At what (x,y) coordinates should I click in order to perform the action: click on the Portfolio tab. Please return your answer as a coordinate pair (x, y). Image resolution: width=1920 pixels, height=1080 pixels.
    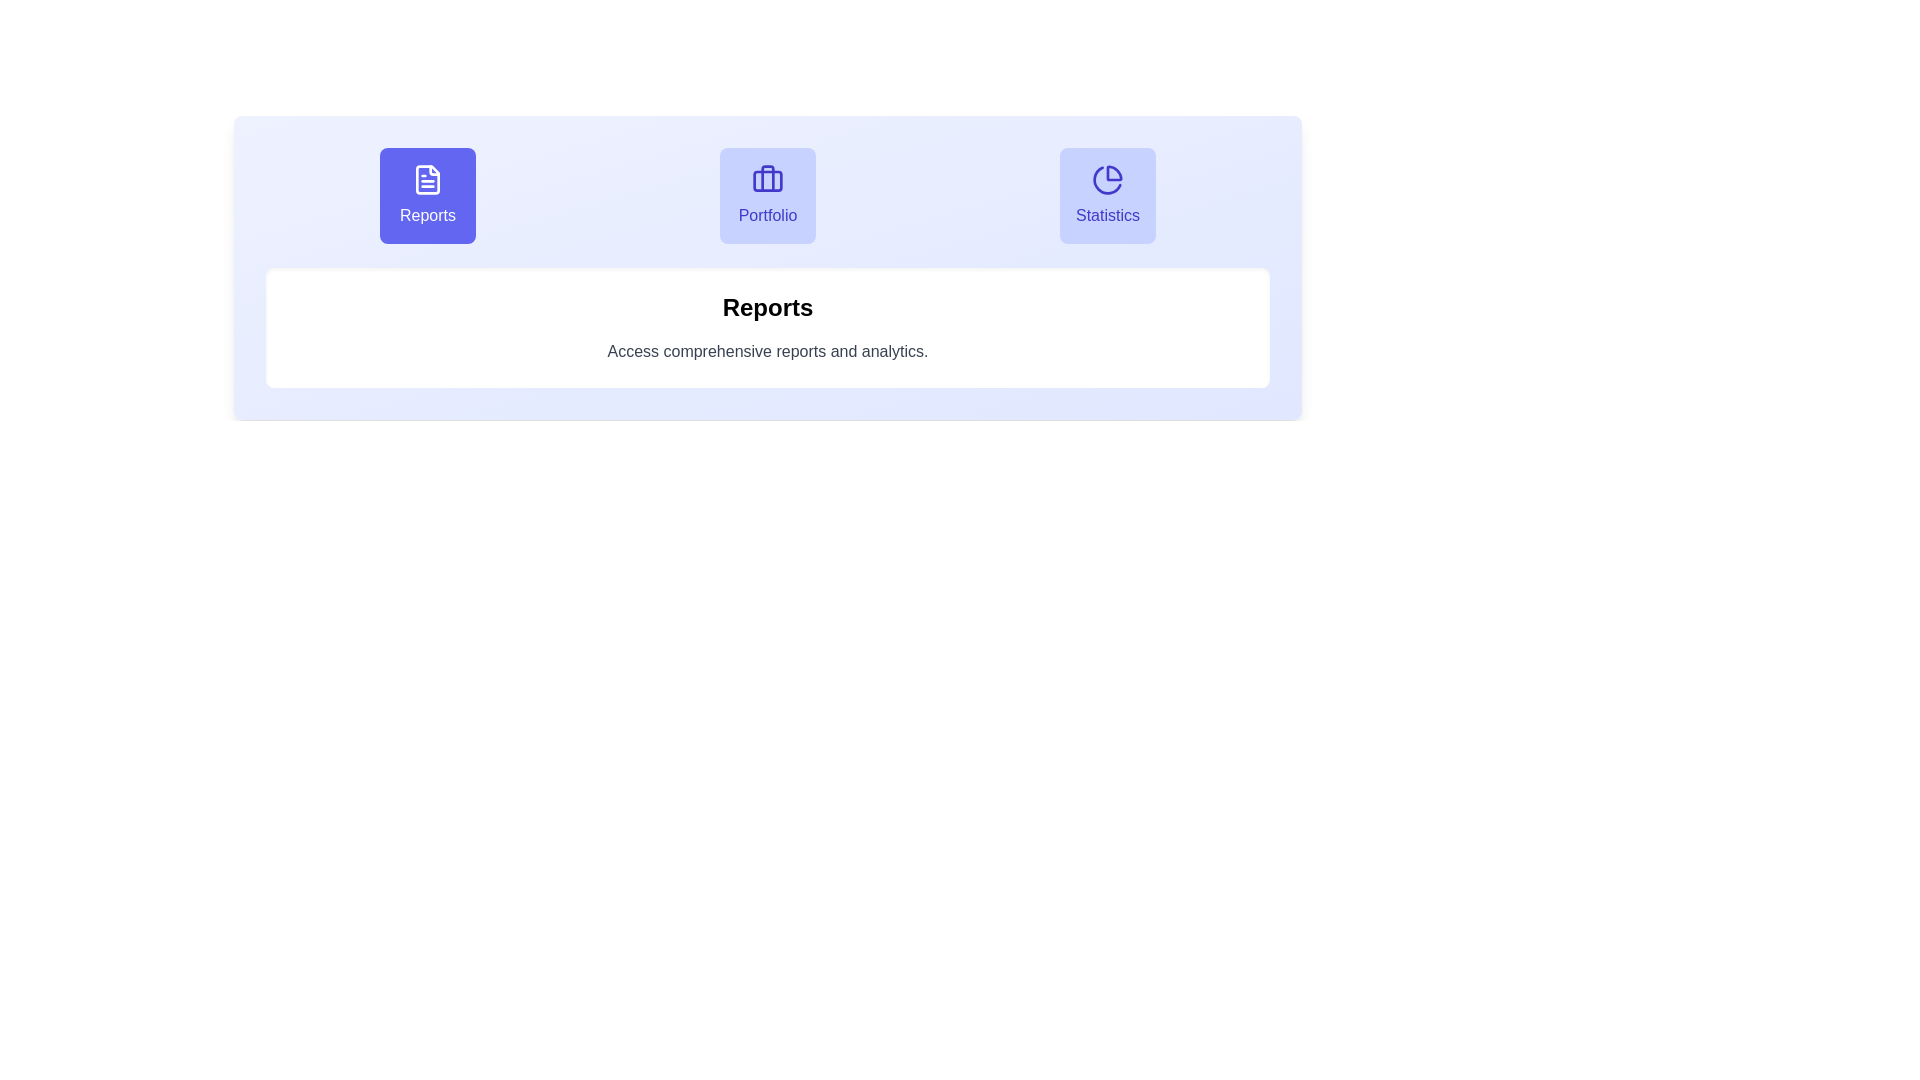
    Looking at the image, I should click on (767, 196).